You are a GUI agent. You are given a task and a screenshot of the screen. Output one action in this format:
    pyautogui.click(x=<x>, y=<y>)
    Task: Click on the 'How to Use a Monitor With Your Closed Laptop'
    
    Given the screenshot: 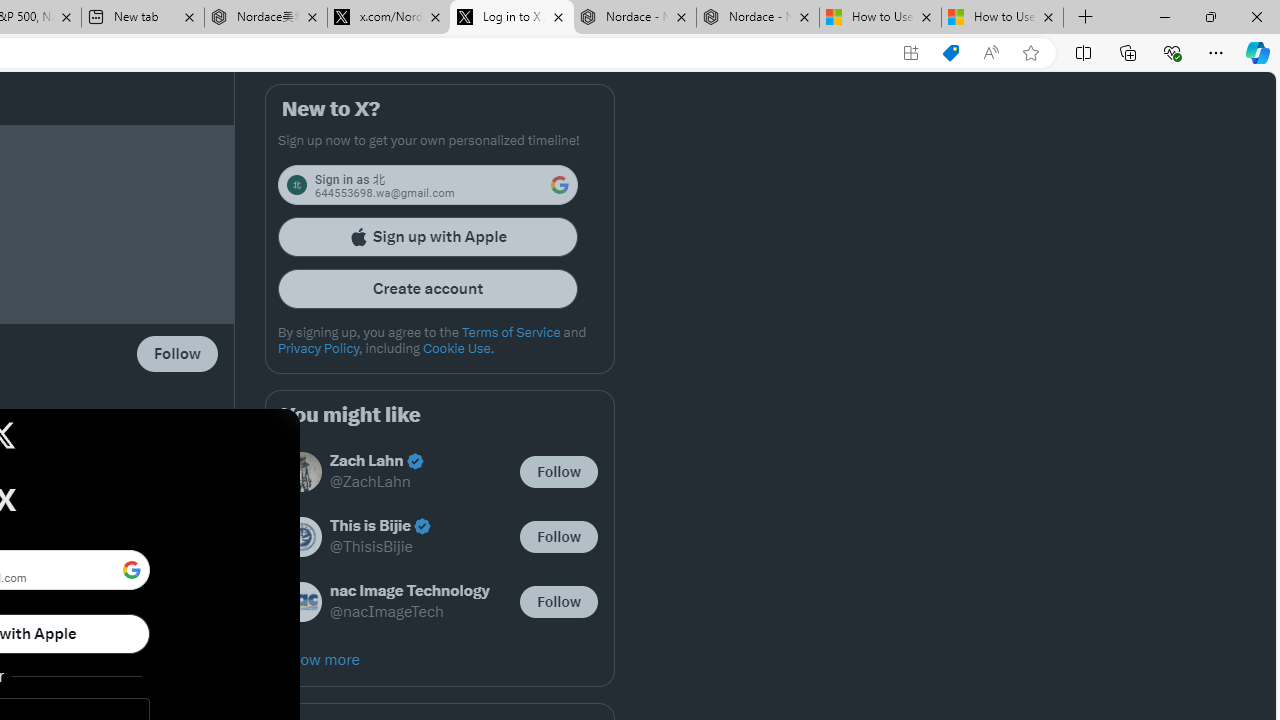 What is the action you would take?
    pyautogui.click(x=1002, y=17)
    